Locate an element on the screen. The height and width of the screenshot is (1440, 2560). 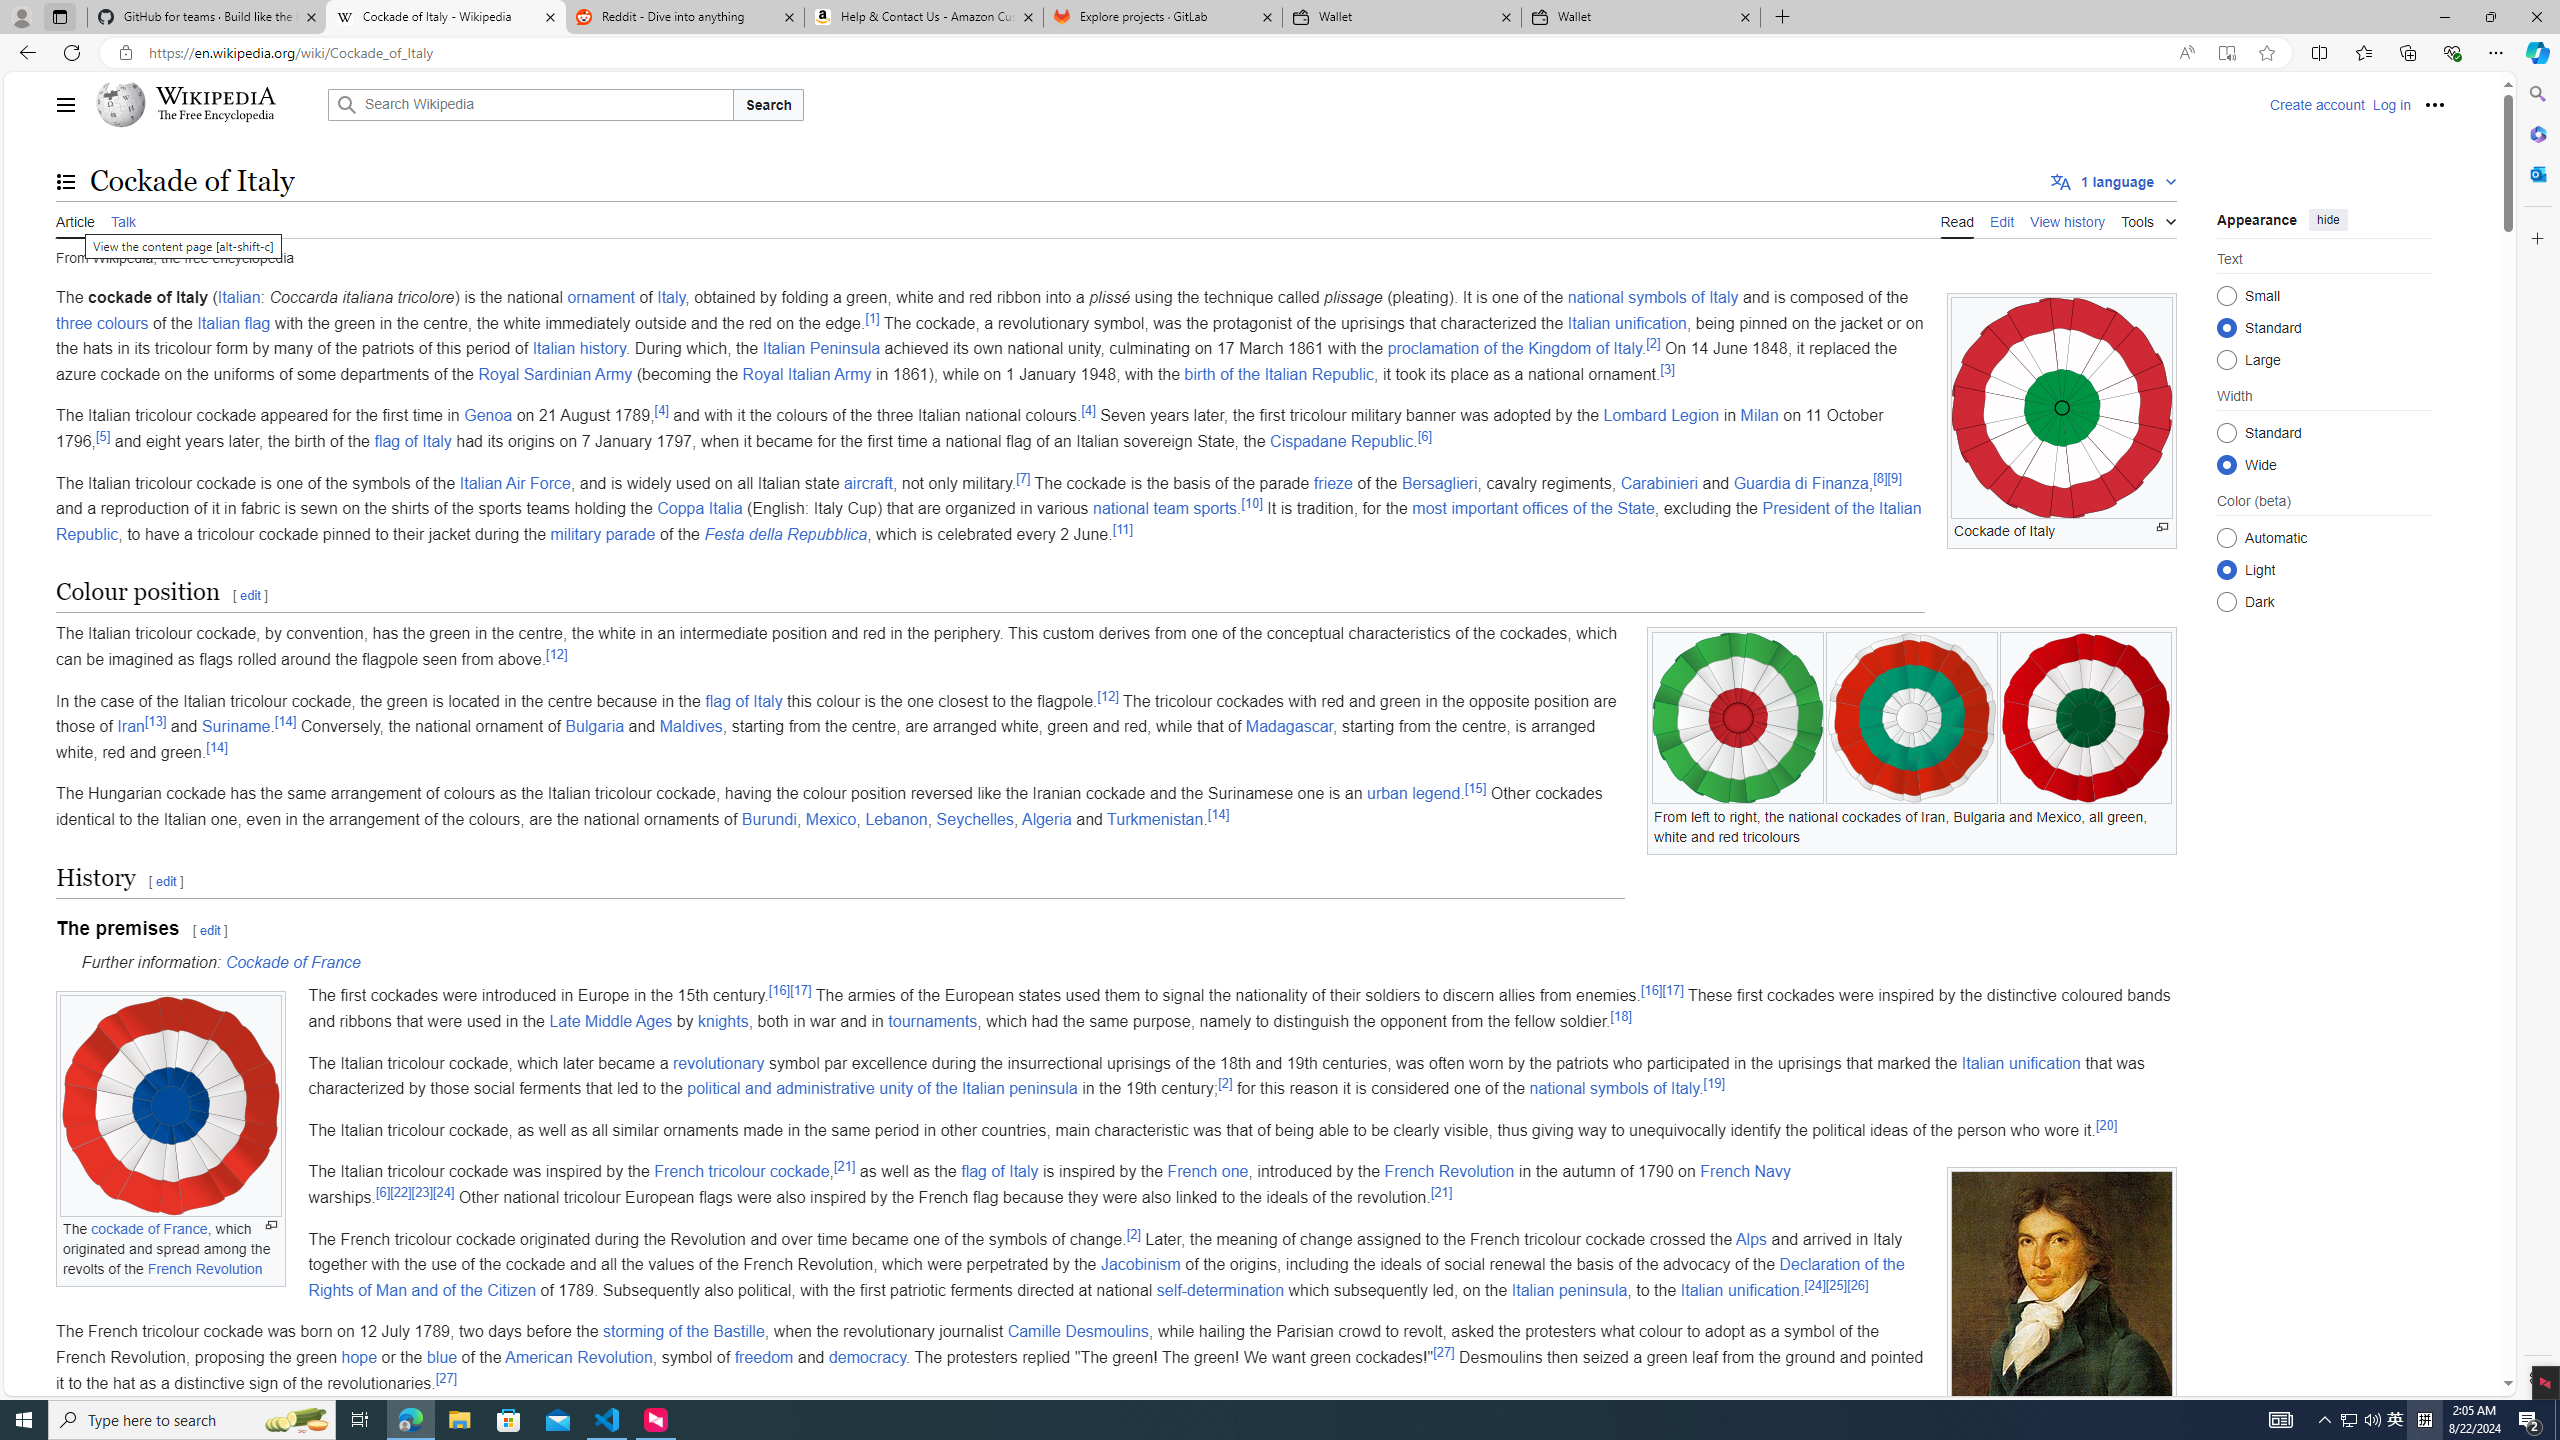
'Algeria' is located at coordinates (1047, 819).